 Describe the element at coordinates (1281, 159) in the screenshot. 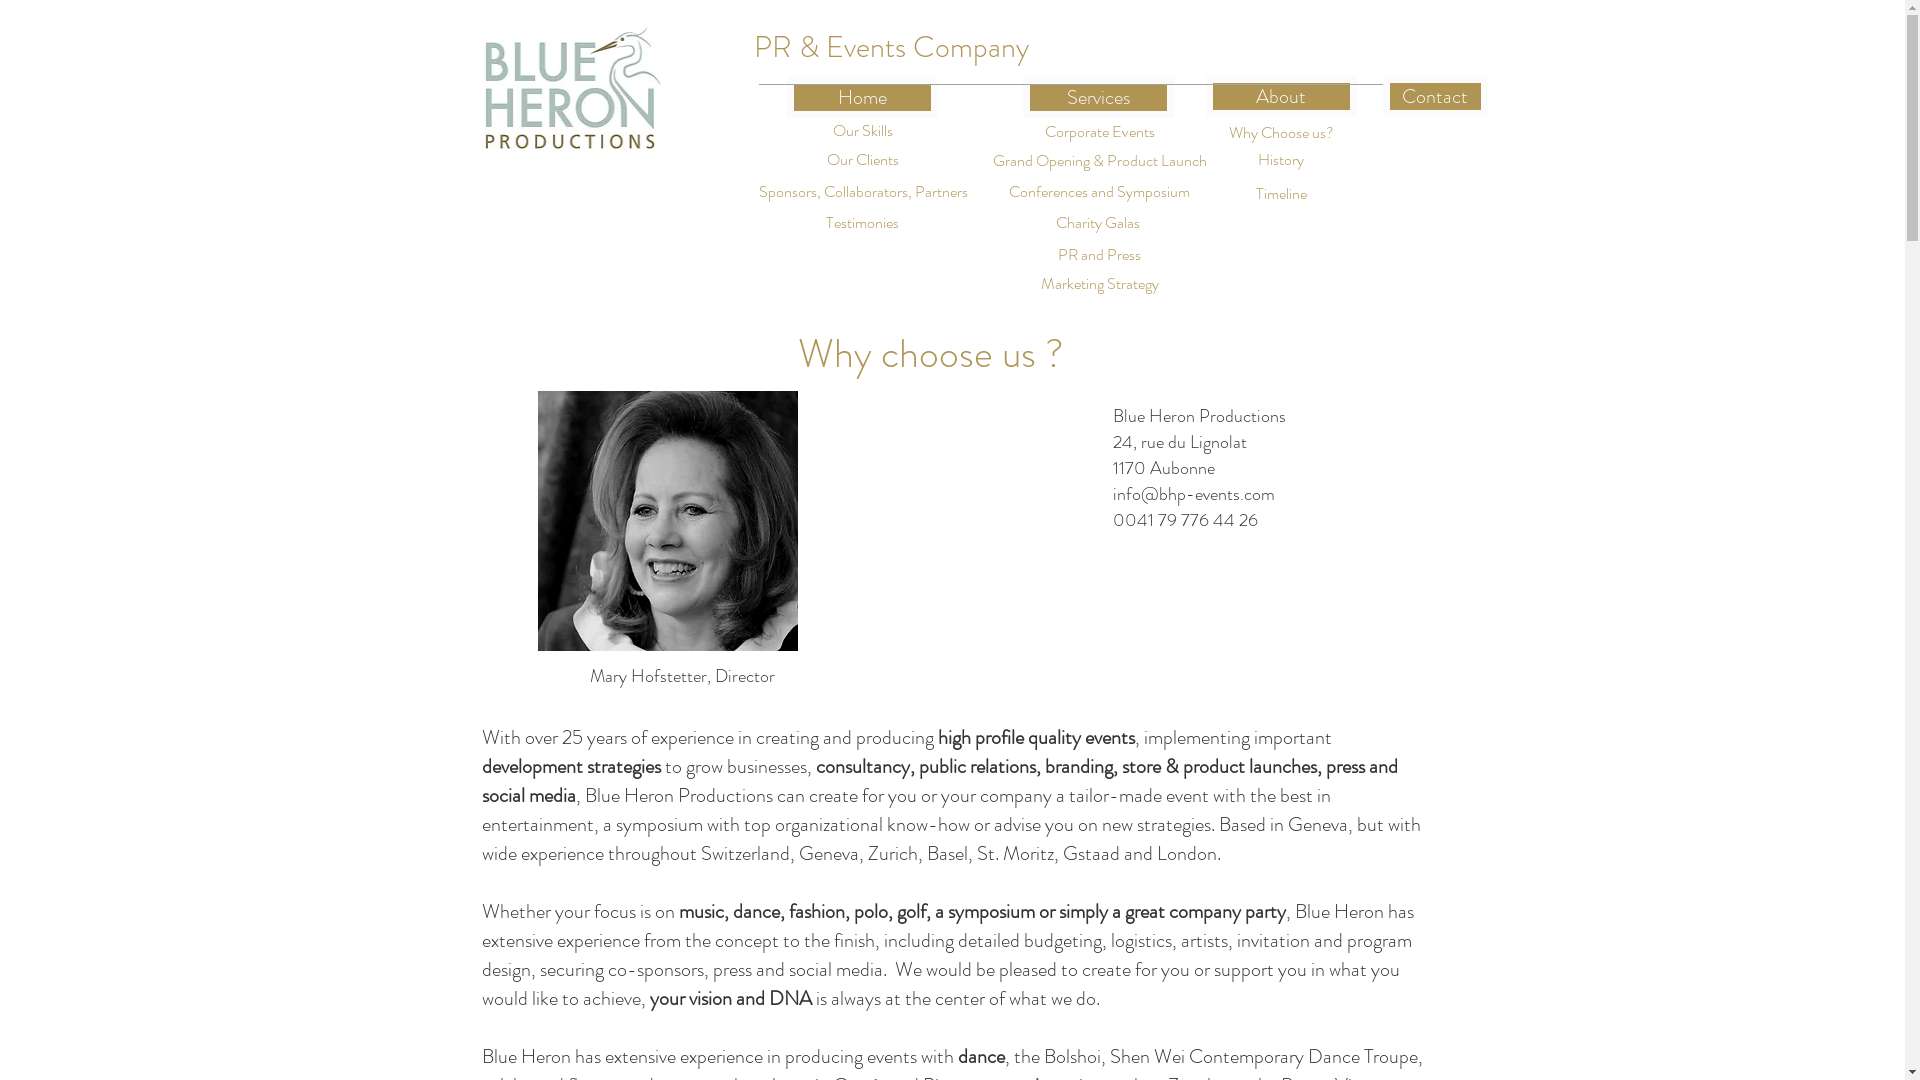

I see `'History'` at that location.